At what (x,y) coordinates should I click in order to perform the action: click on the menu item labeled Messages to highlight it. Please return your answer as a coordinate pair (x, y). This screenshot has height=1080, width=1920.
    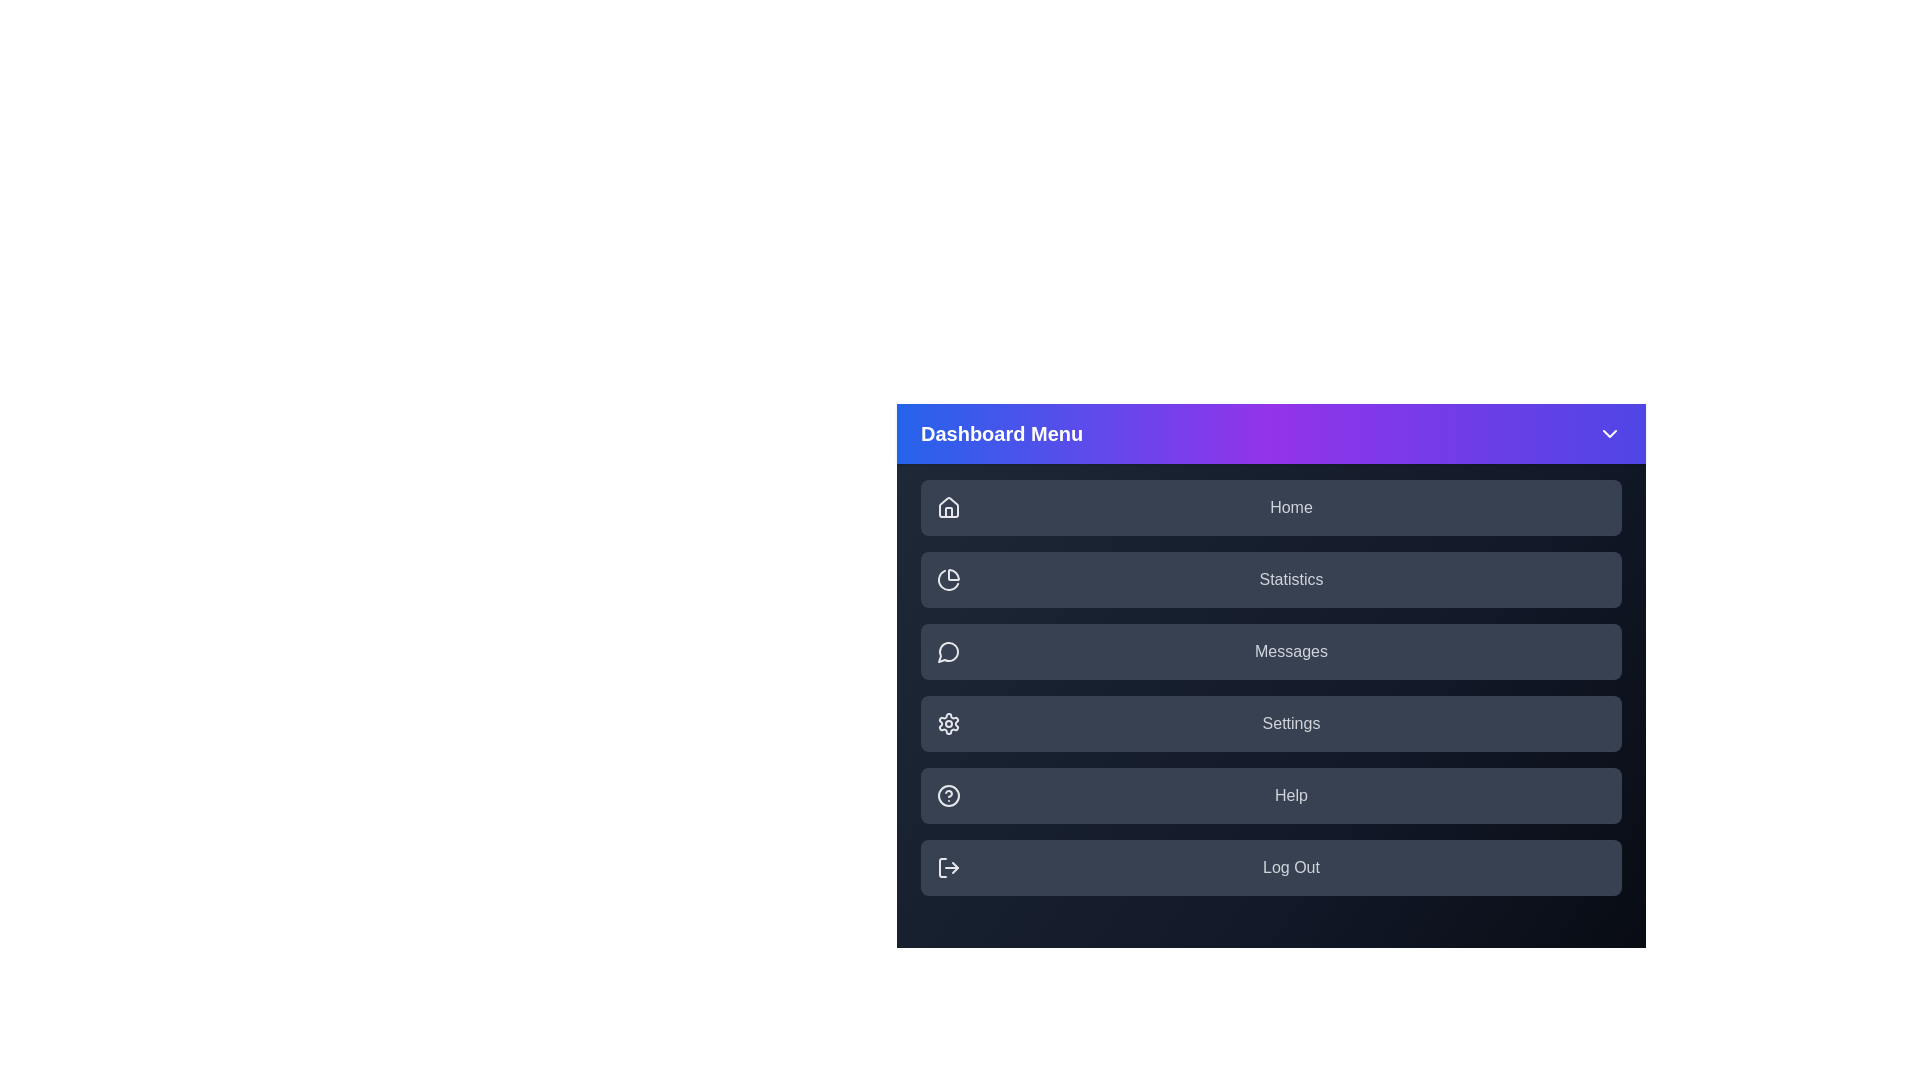
    Looking at the image, I should click on (1270, 651).